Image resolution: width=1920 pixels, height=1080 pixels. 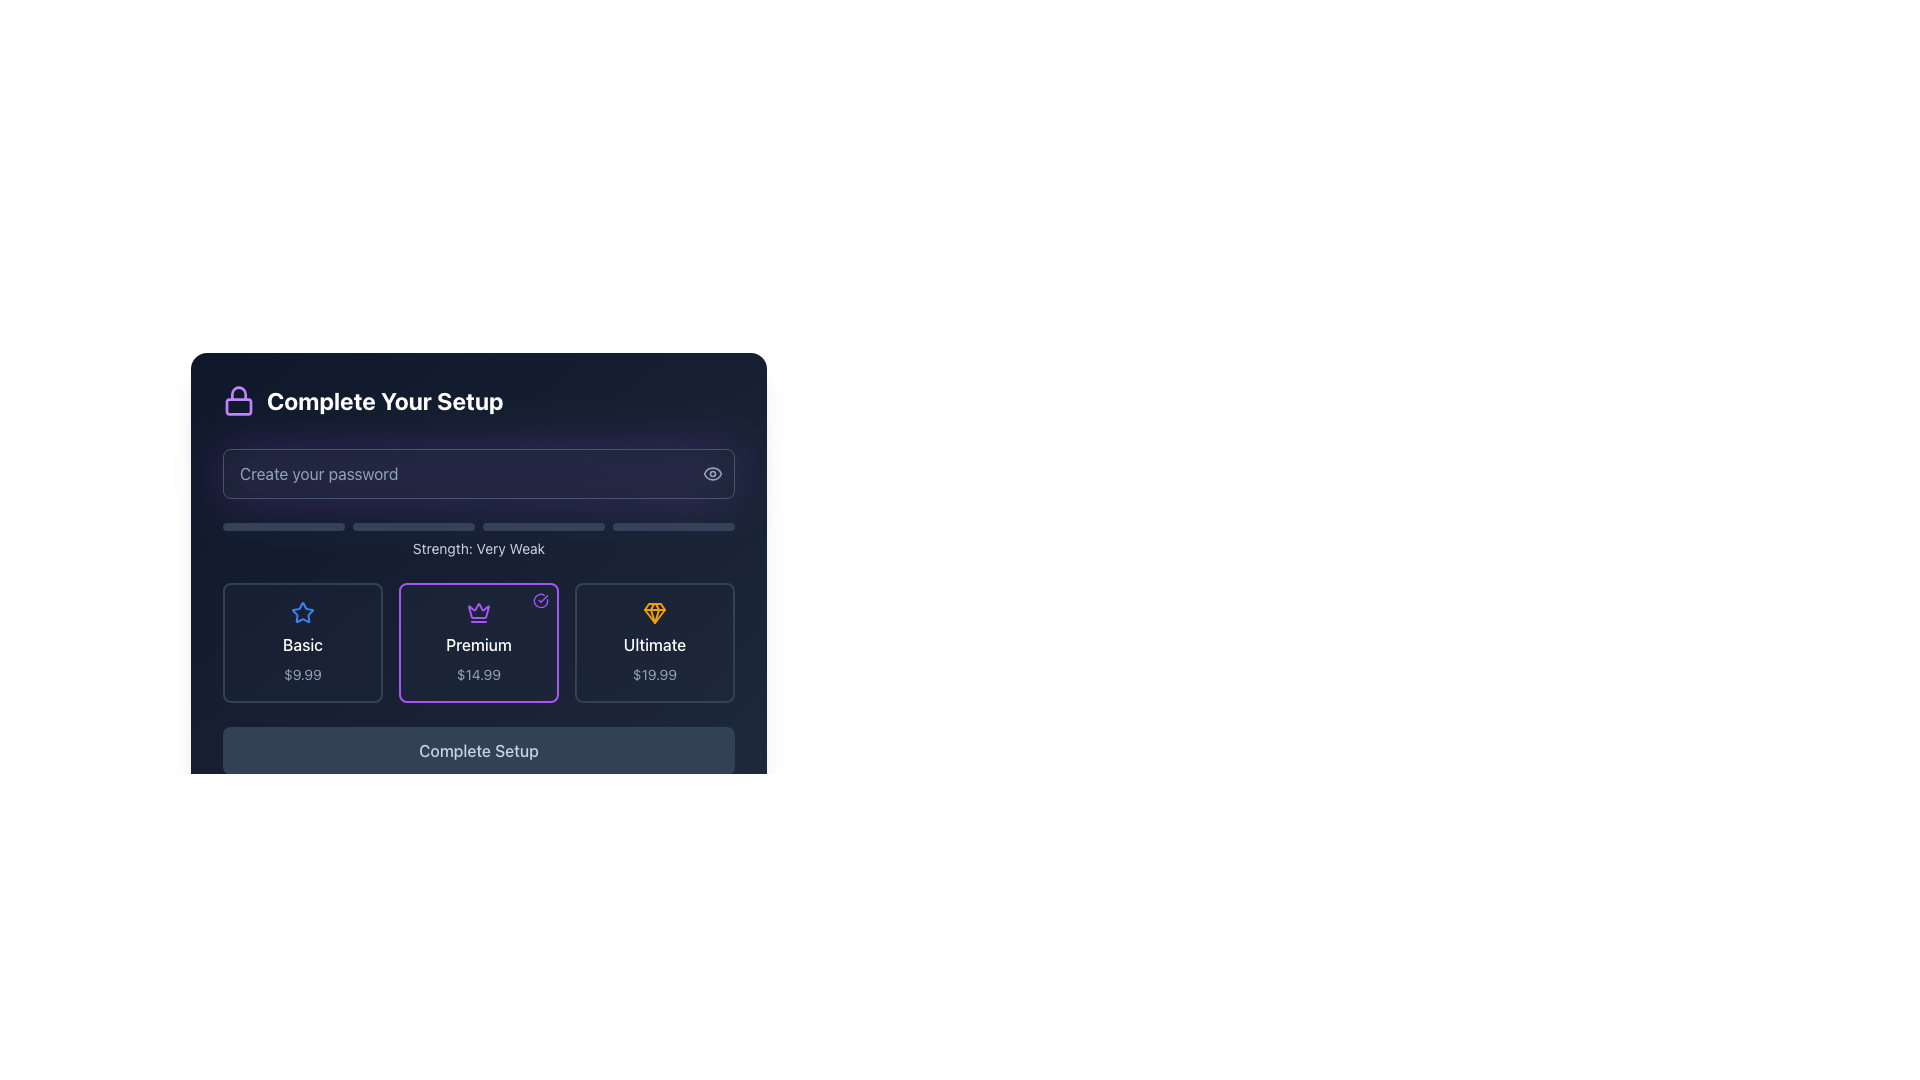 What do you see at coordinates (385, 401) in the screenshot?
I see `the Text Display element that serves as a headline for the setup process, located at the top-left section of the interface, above the password input field and next to the lock icon` at bounding box center [385, 401].